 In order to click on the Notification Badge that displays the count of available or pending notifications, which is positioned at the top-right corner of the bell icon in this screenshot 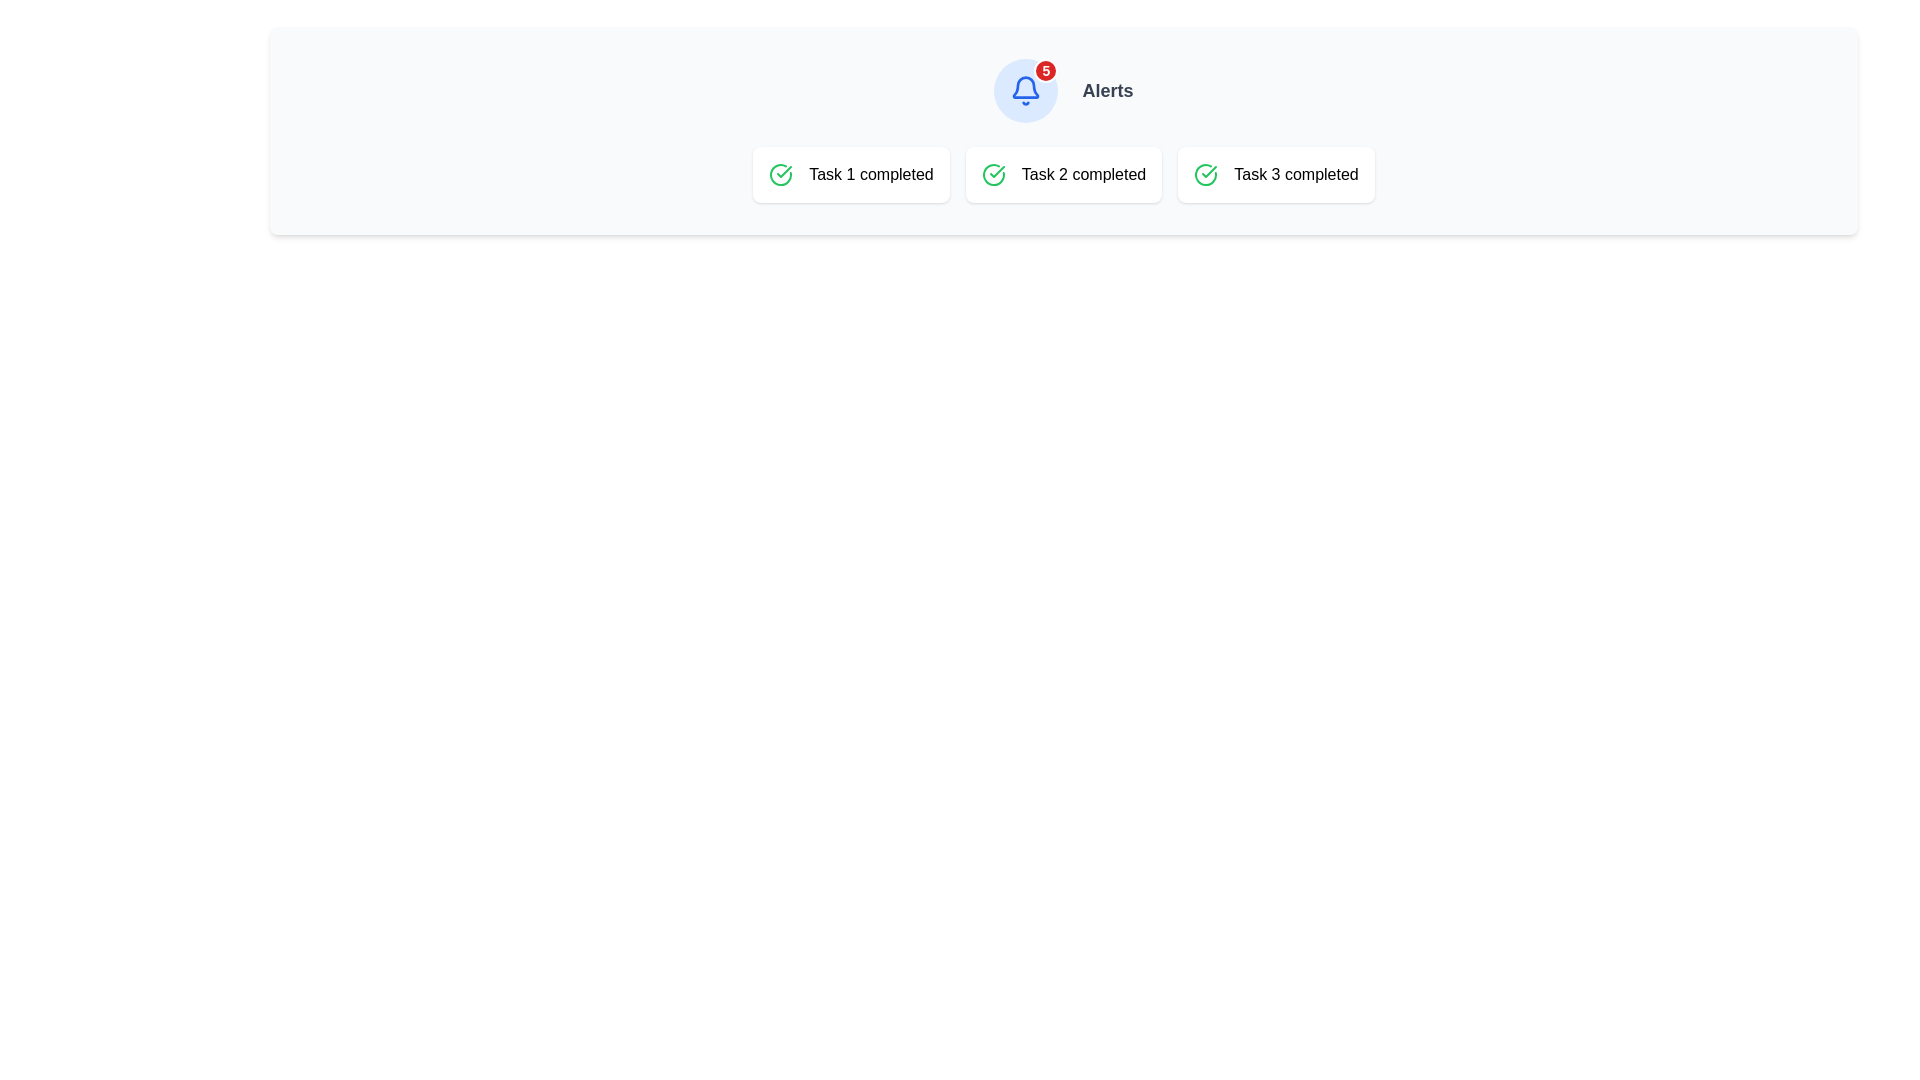, I will do `click(1045, 69)`.